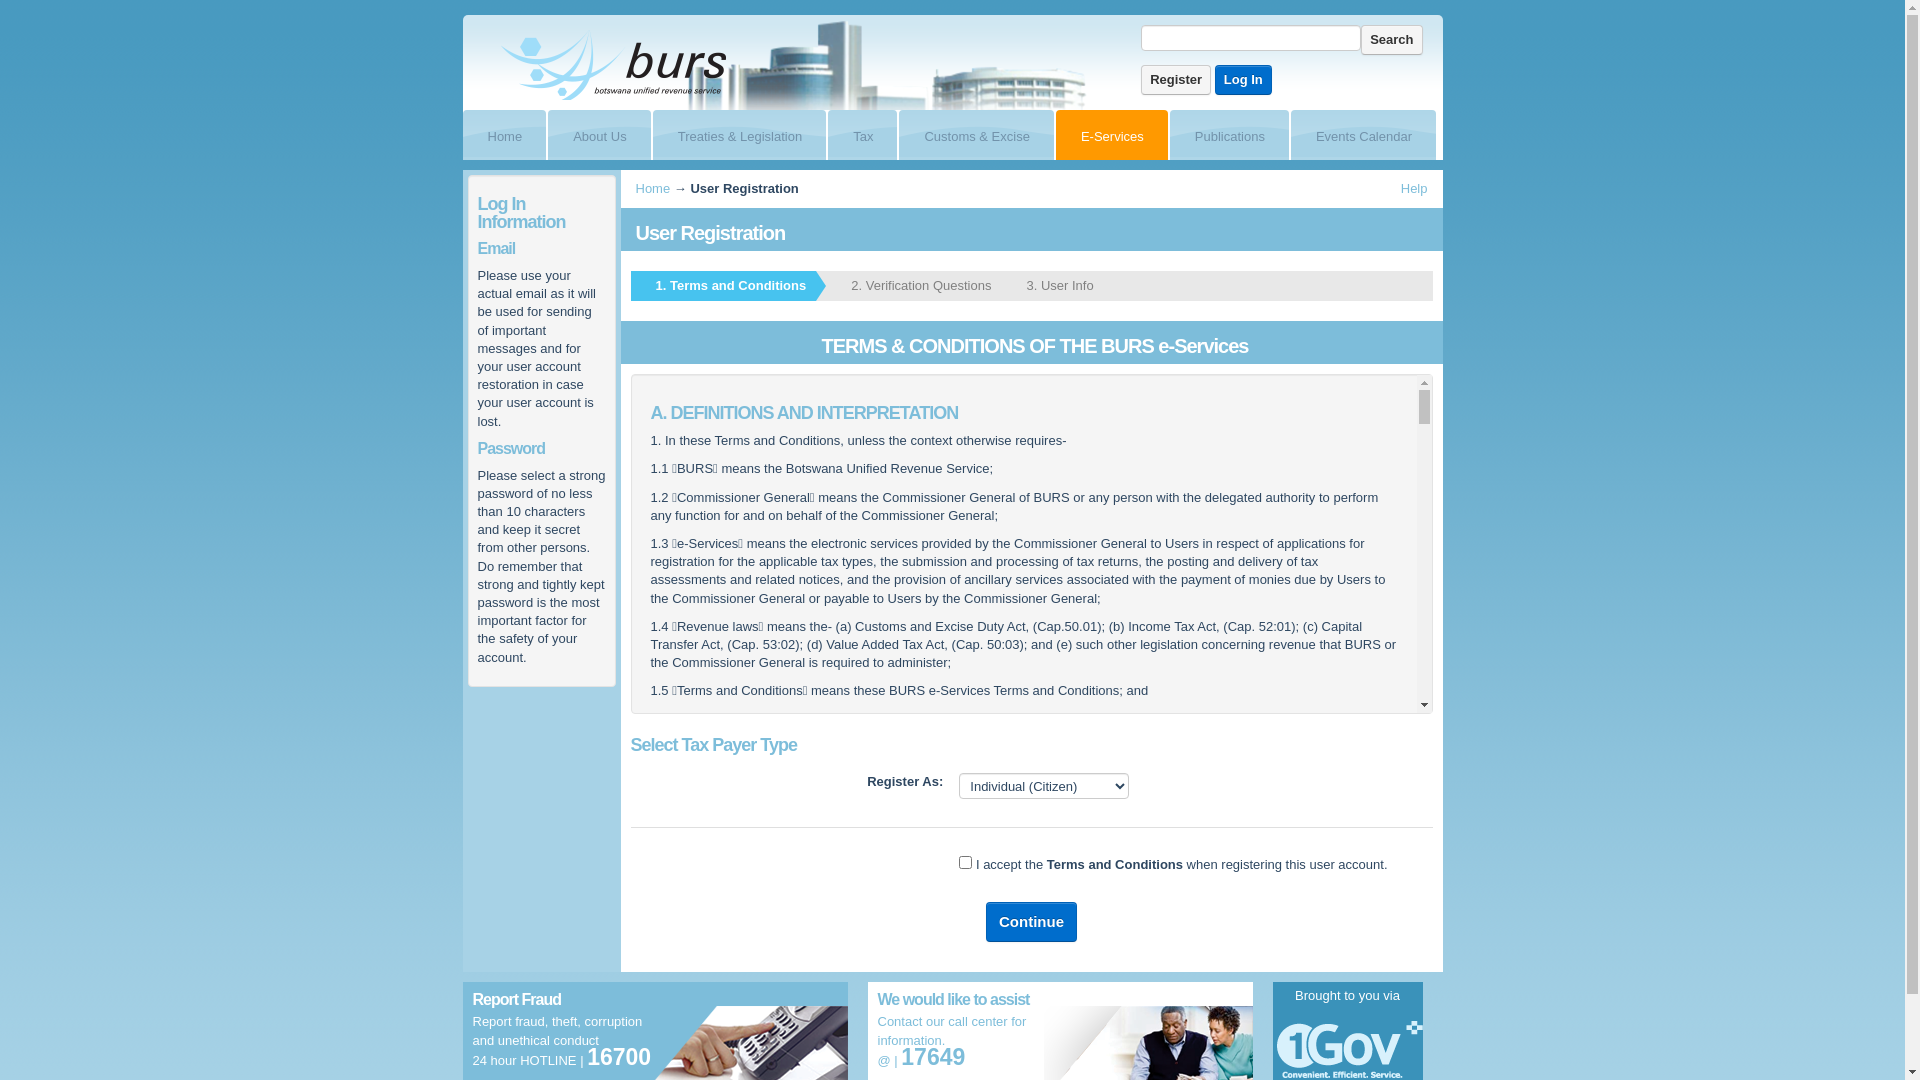  Describe the element at coordinates (653, 188) in the screenshot. I see `'Home'` at that location.